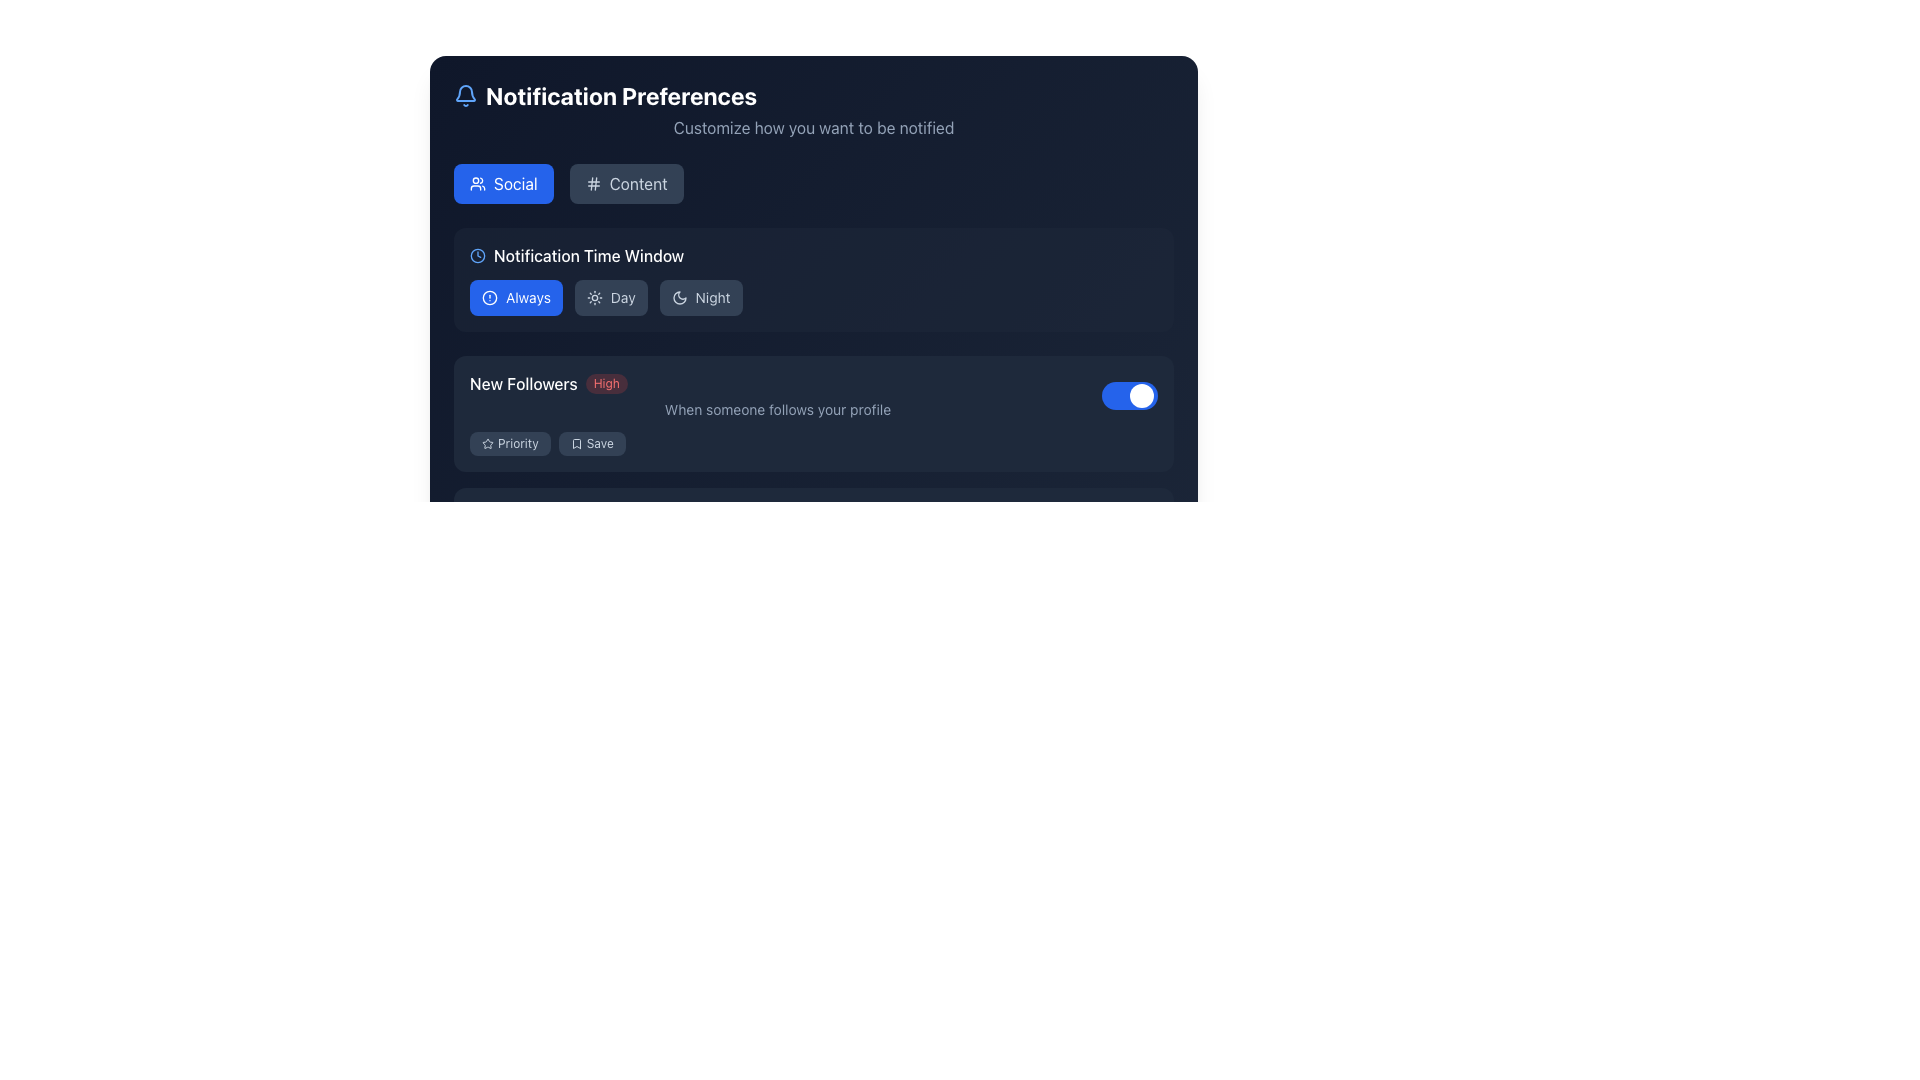  I want to click on the first button below the 'New Followers' section, so click(510, 575).